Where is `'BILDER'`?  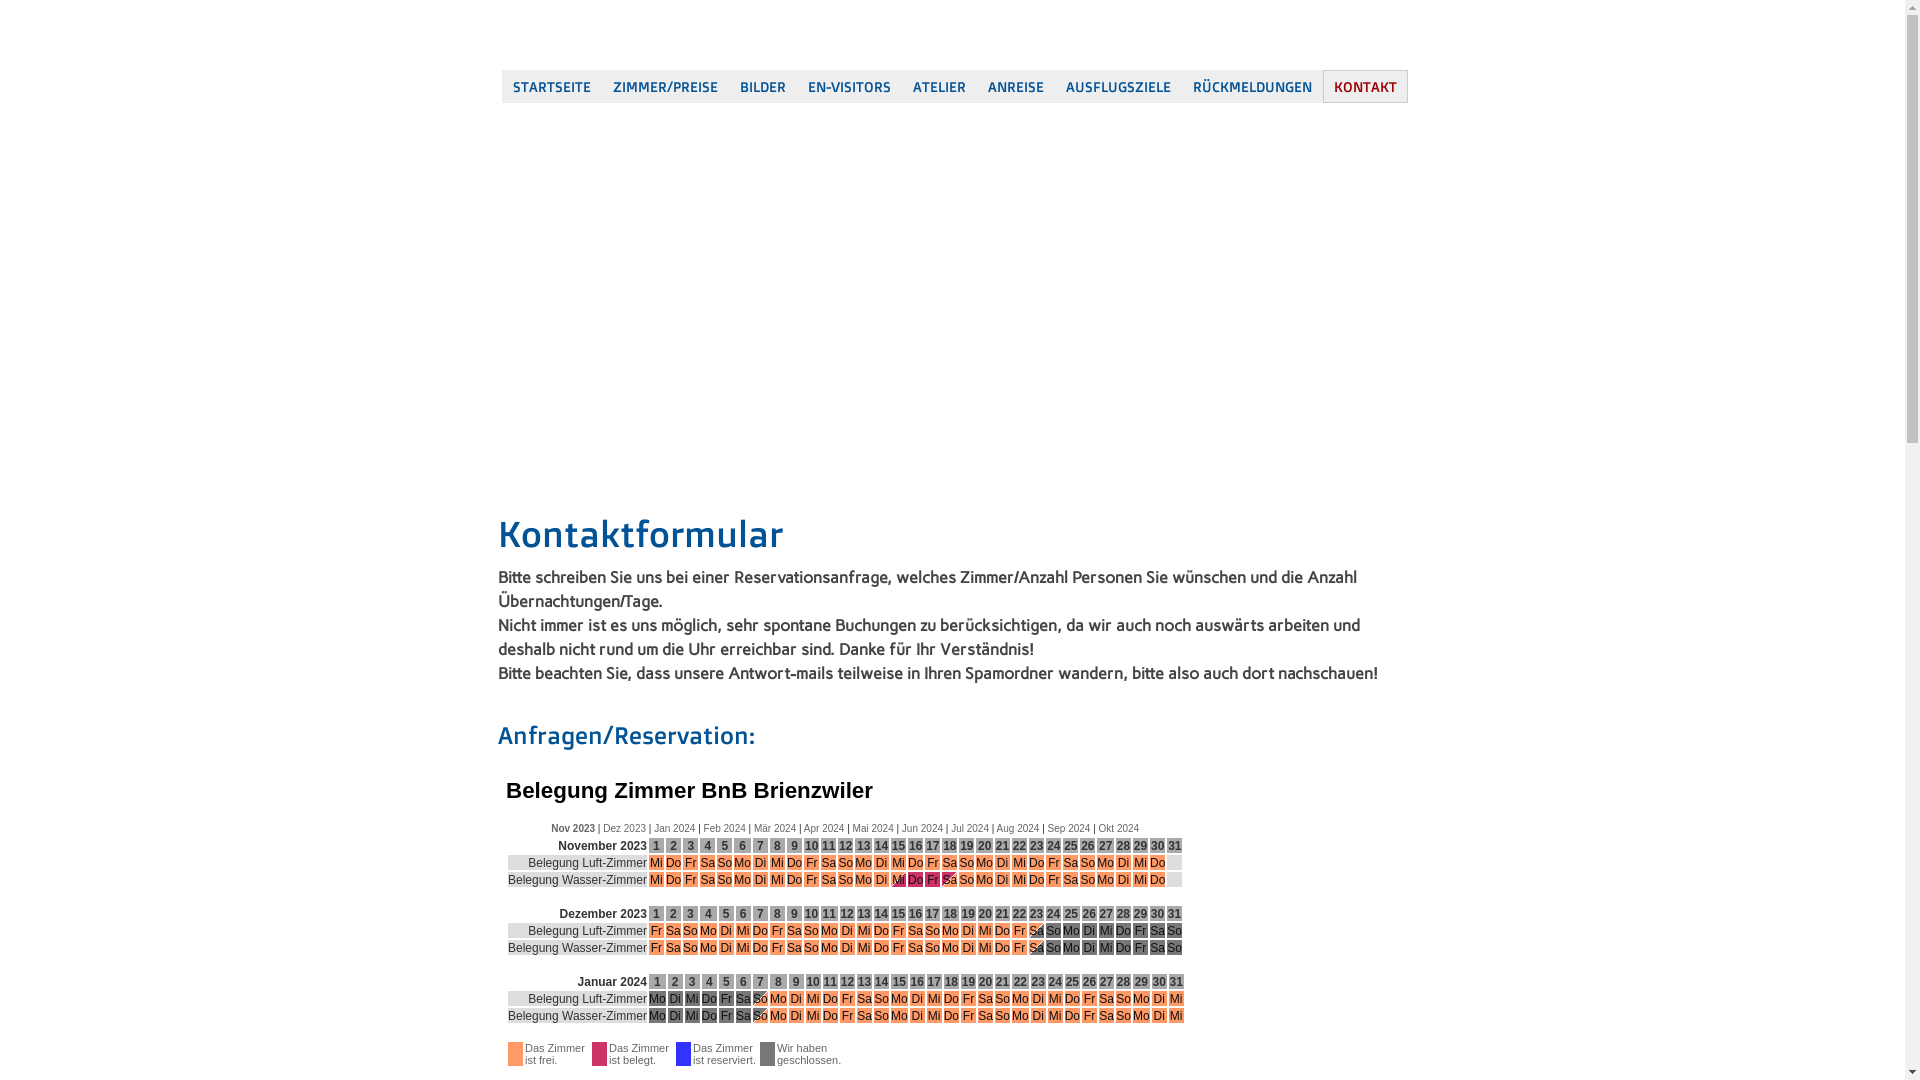 'BILDER' is located at coordinates (761, 85).